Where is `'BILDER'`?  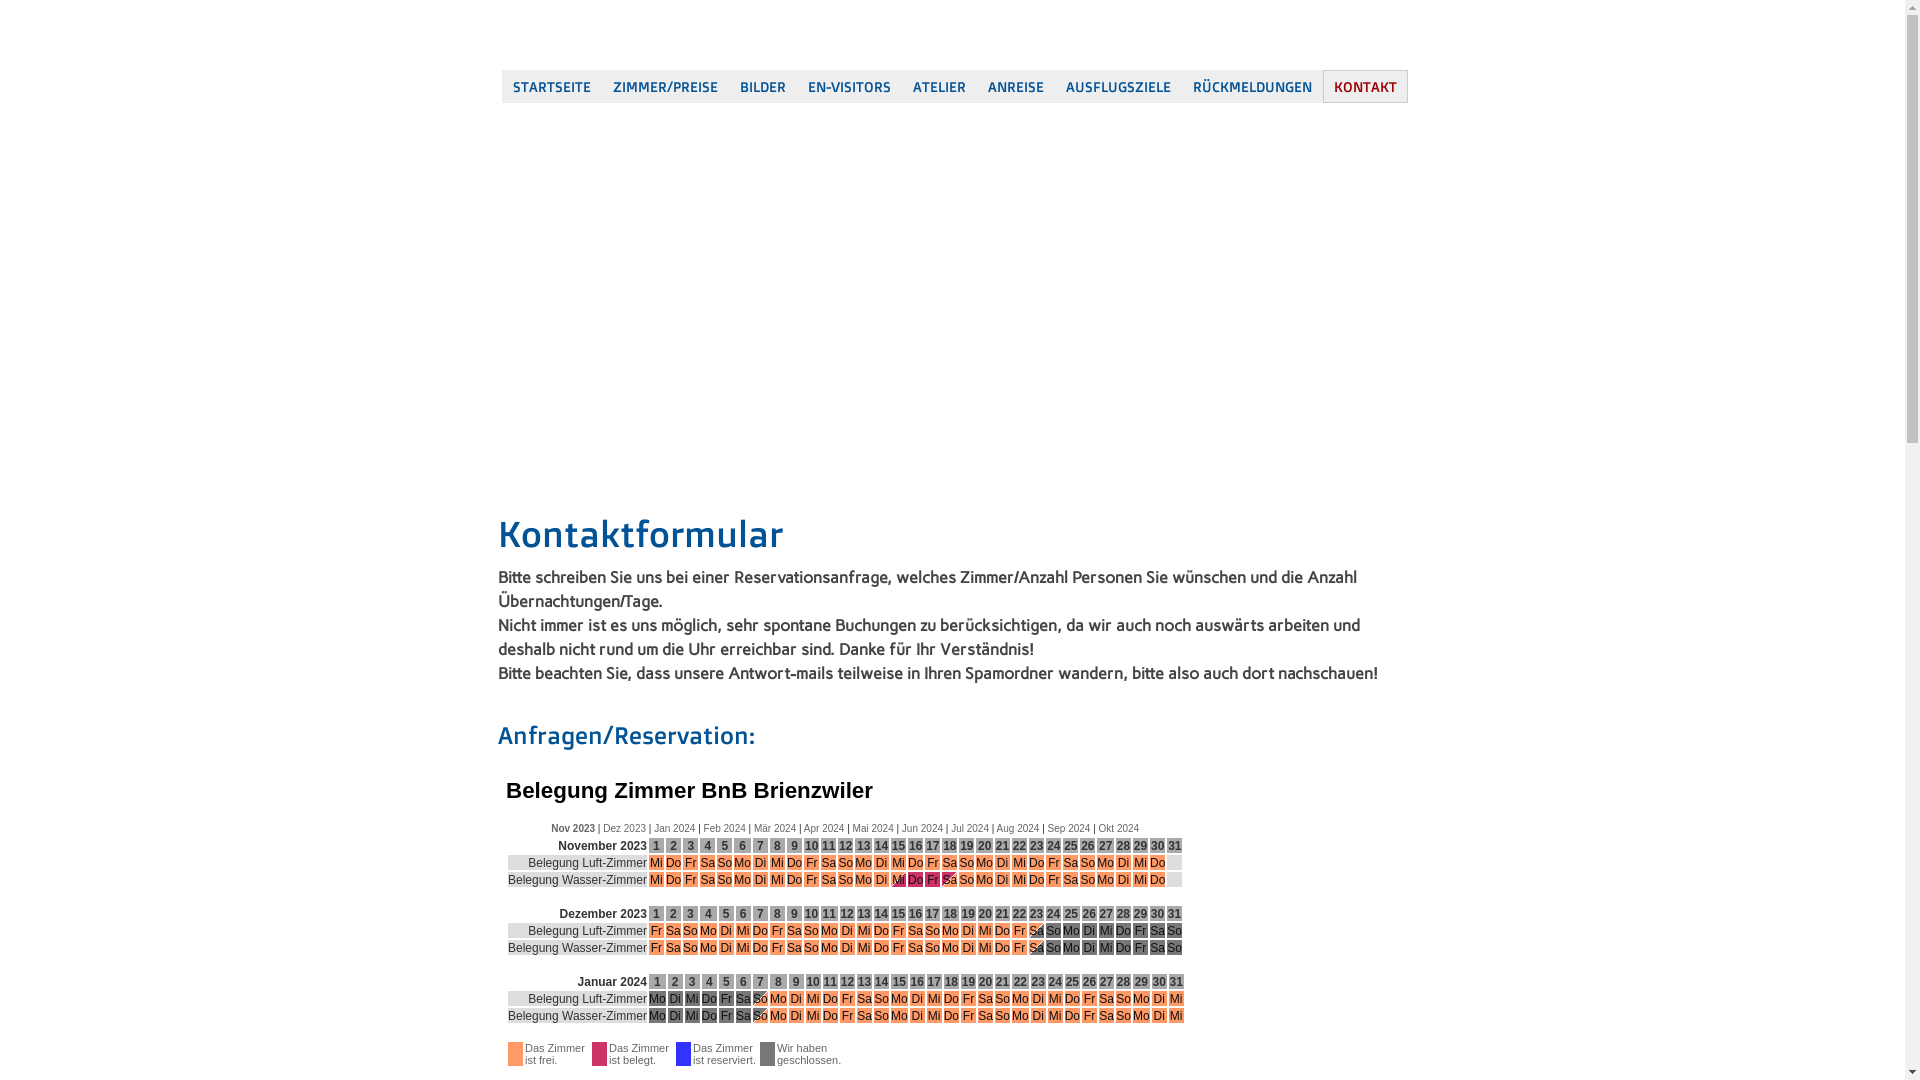 'BILDER' is located at coordinates (761, 85).